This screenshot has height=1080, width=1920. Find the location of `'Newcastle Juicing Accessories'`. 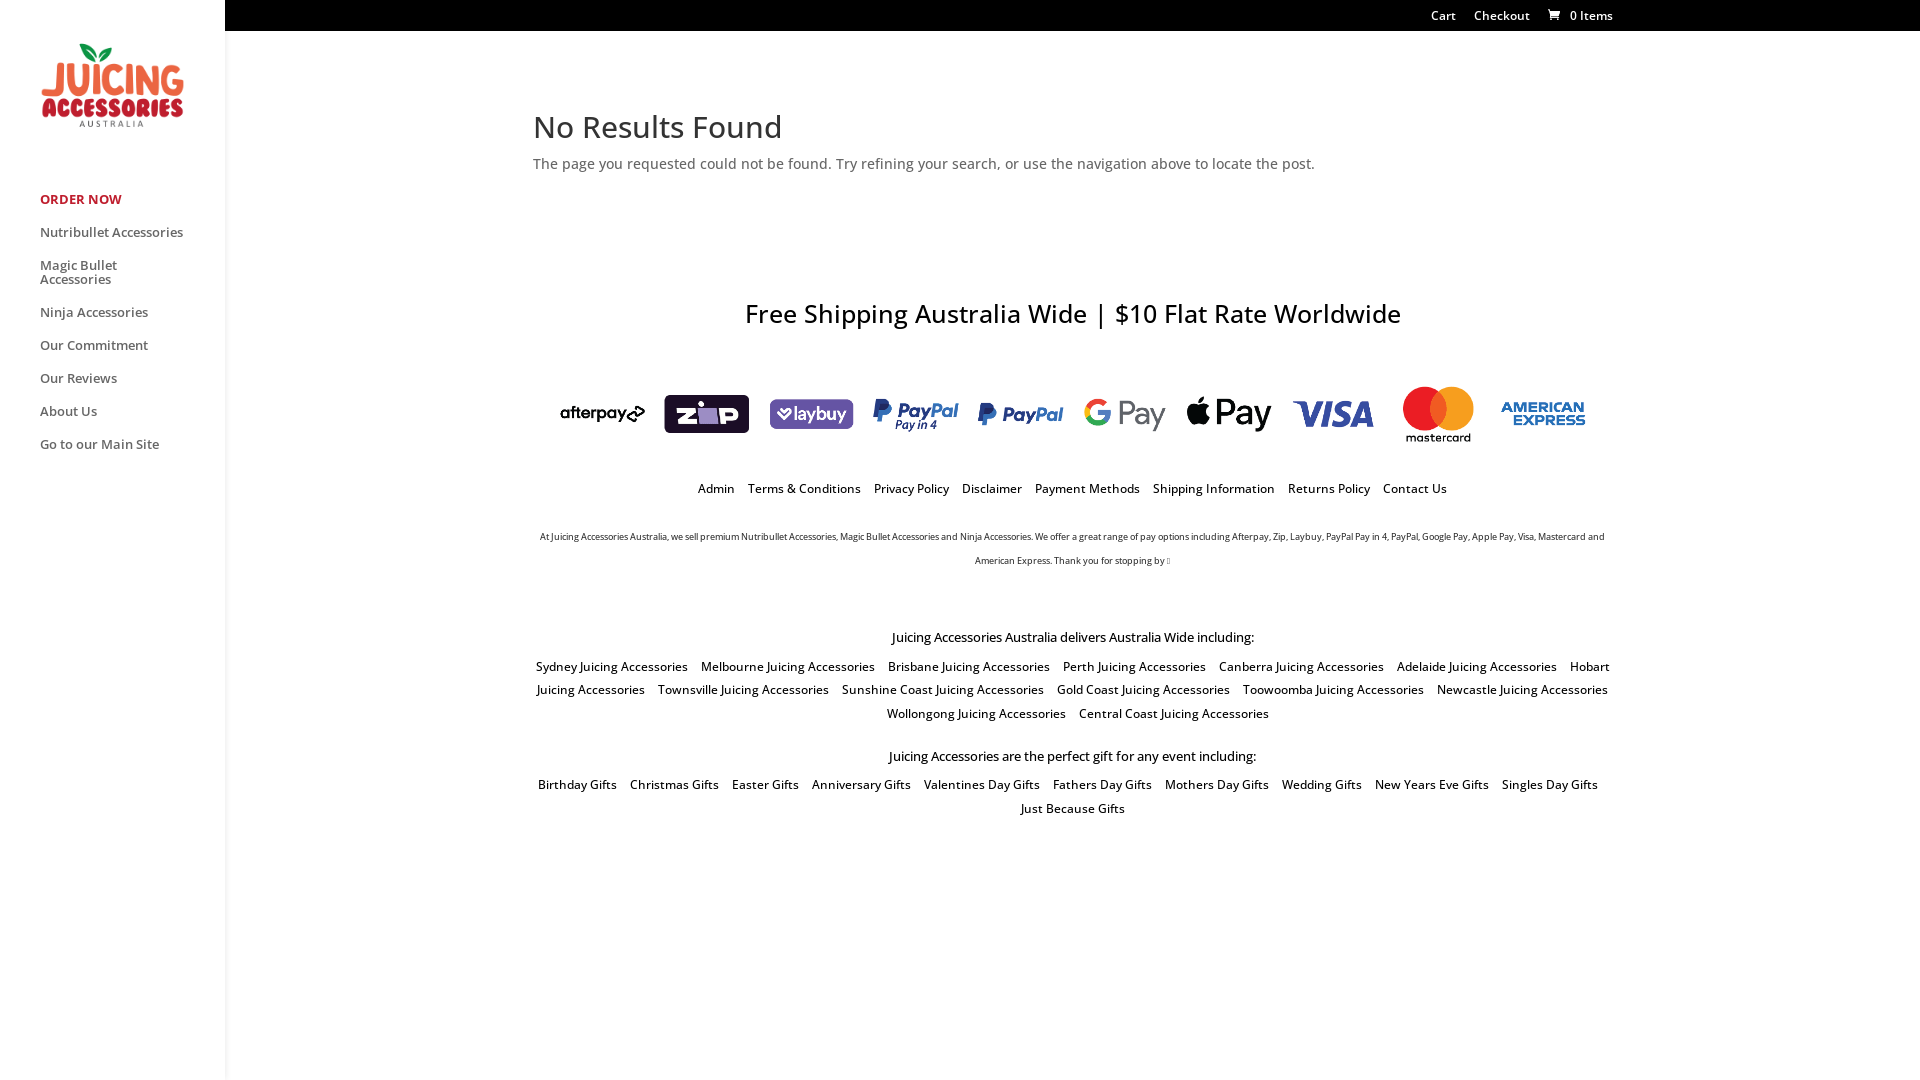

'Newcastle Juicing Accessories' is located at coordinates (1521, 688).